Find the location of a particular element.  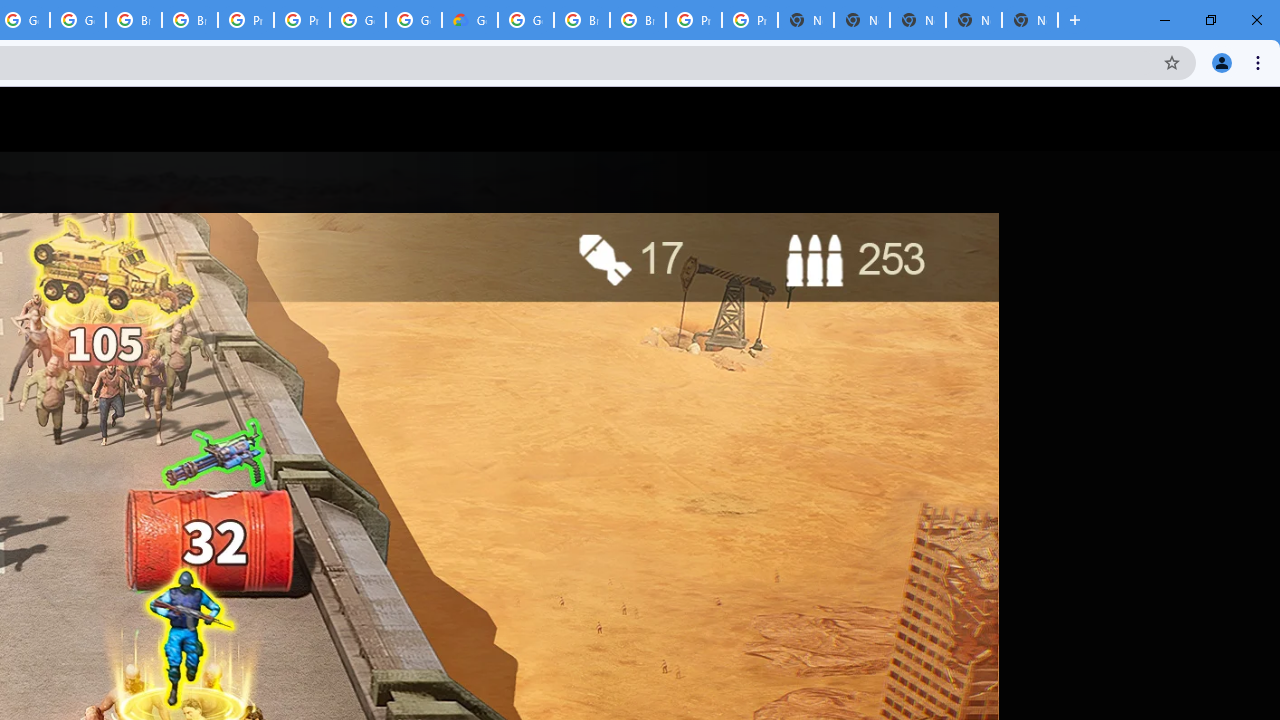

'New Tab' is located at coordinates (1030, 20).